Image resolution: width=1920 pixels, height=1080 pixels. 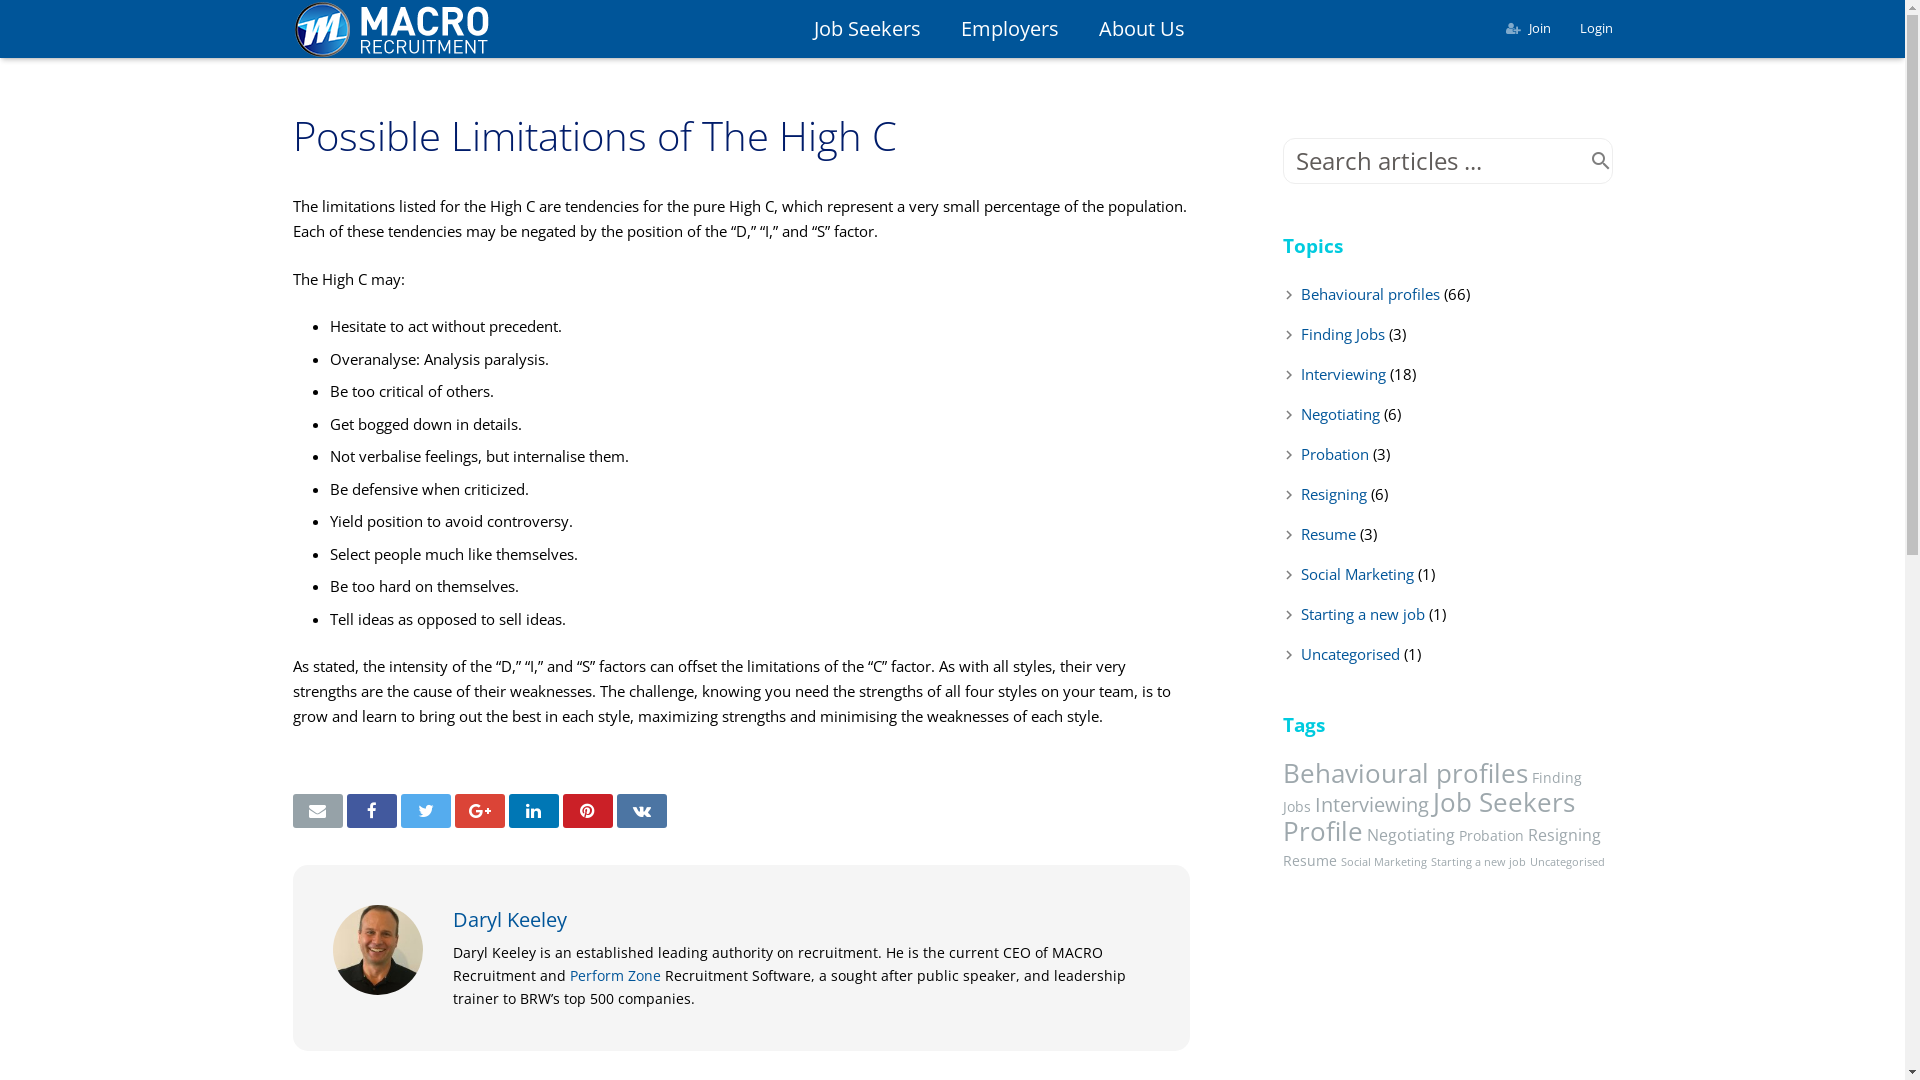 What do you see at coordinates (1368, 293) in the screenshot?
I see `'Behavioural profiles'` at bounding box center [1368, 293].